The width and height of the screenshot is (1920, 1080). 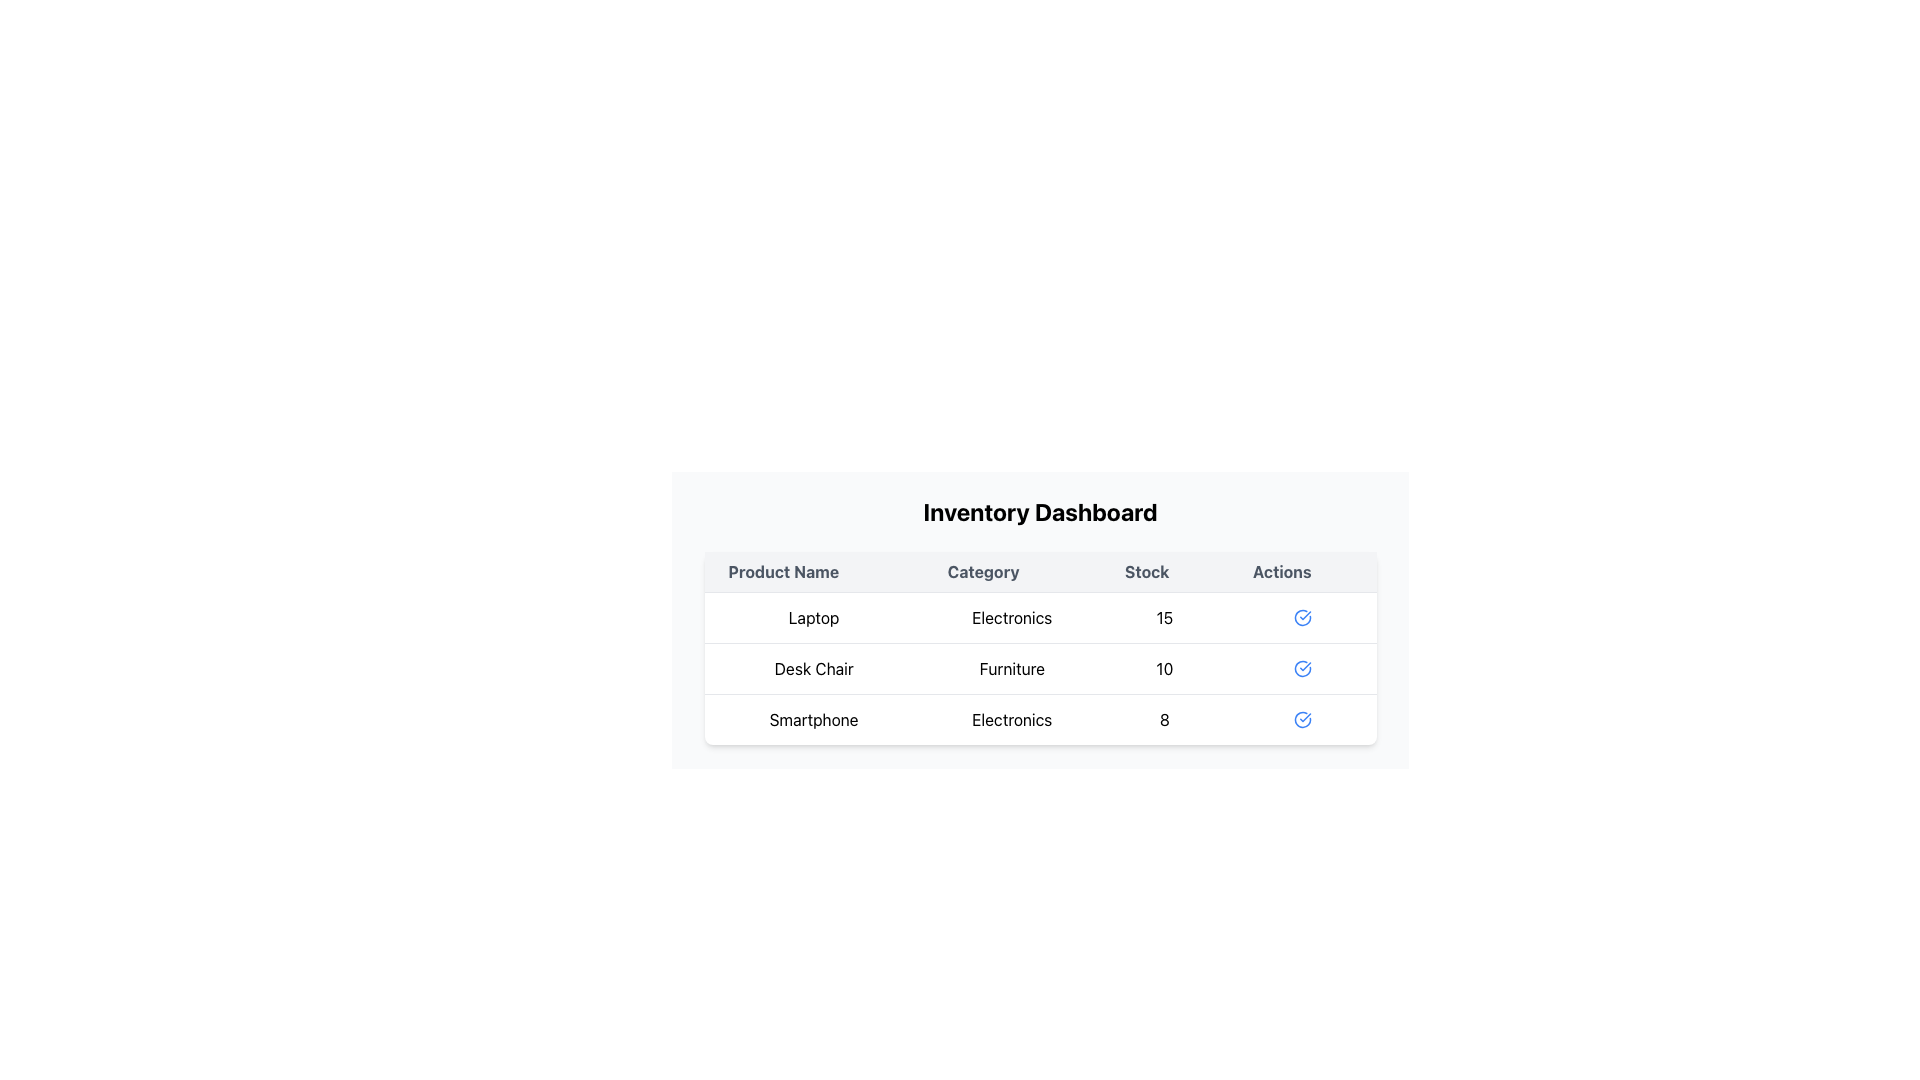 What do you see at coordinates (1040, 511) in the screenshot?
I see `'Inventory Dashboard' text label that serves as a descriptive heading for the inventory table, providing context for the displayed data` at bounding box center [1040, 511].